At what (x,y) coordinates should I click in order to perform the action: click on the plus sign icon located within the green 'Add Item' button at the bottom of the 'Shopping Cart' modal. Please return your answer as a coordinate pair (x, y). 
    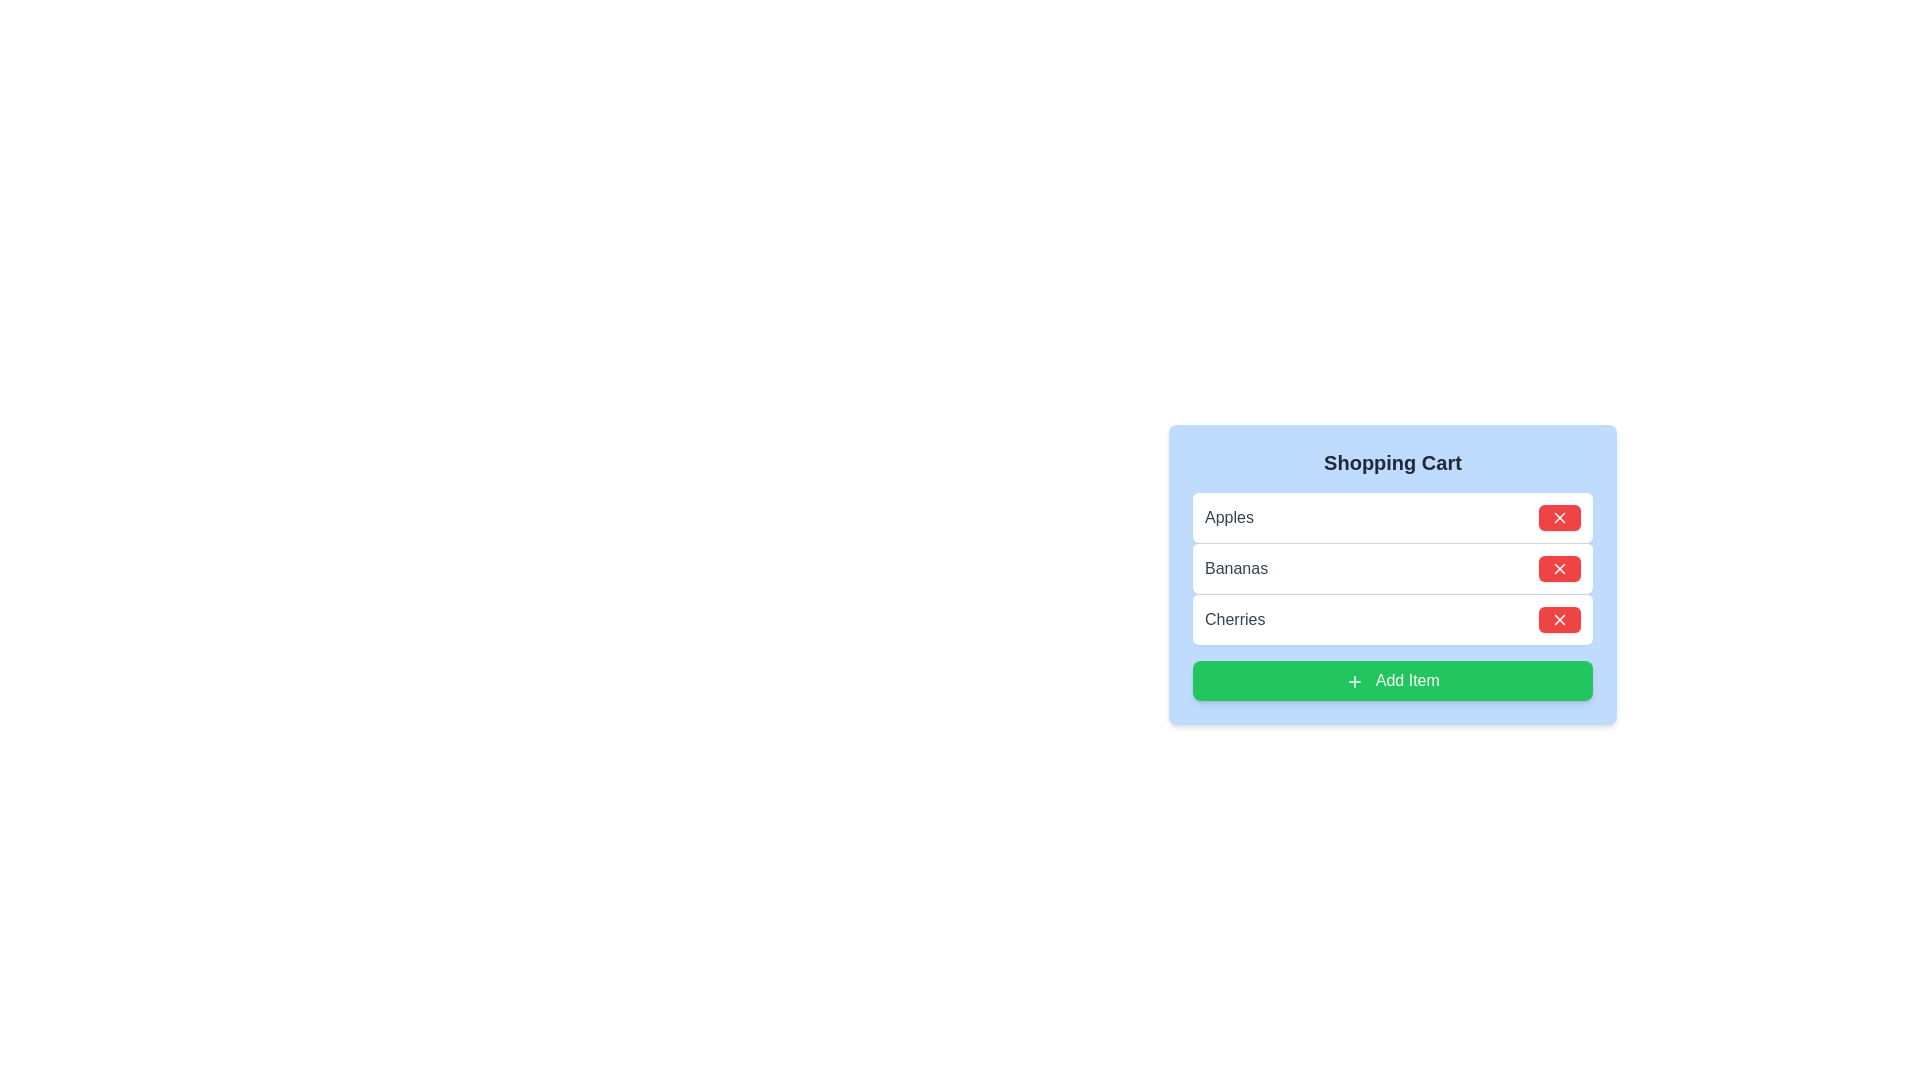
    Looking at the image, I should click on (1355, 680).